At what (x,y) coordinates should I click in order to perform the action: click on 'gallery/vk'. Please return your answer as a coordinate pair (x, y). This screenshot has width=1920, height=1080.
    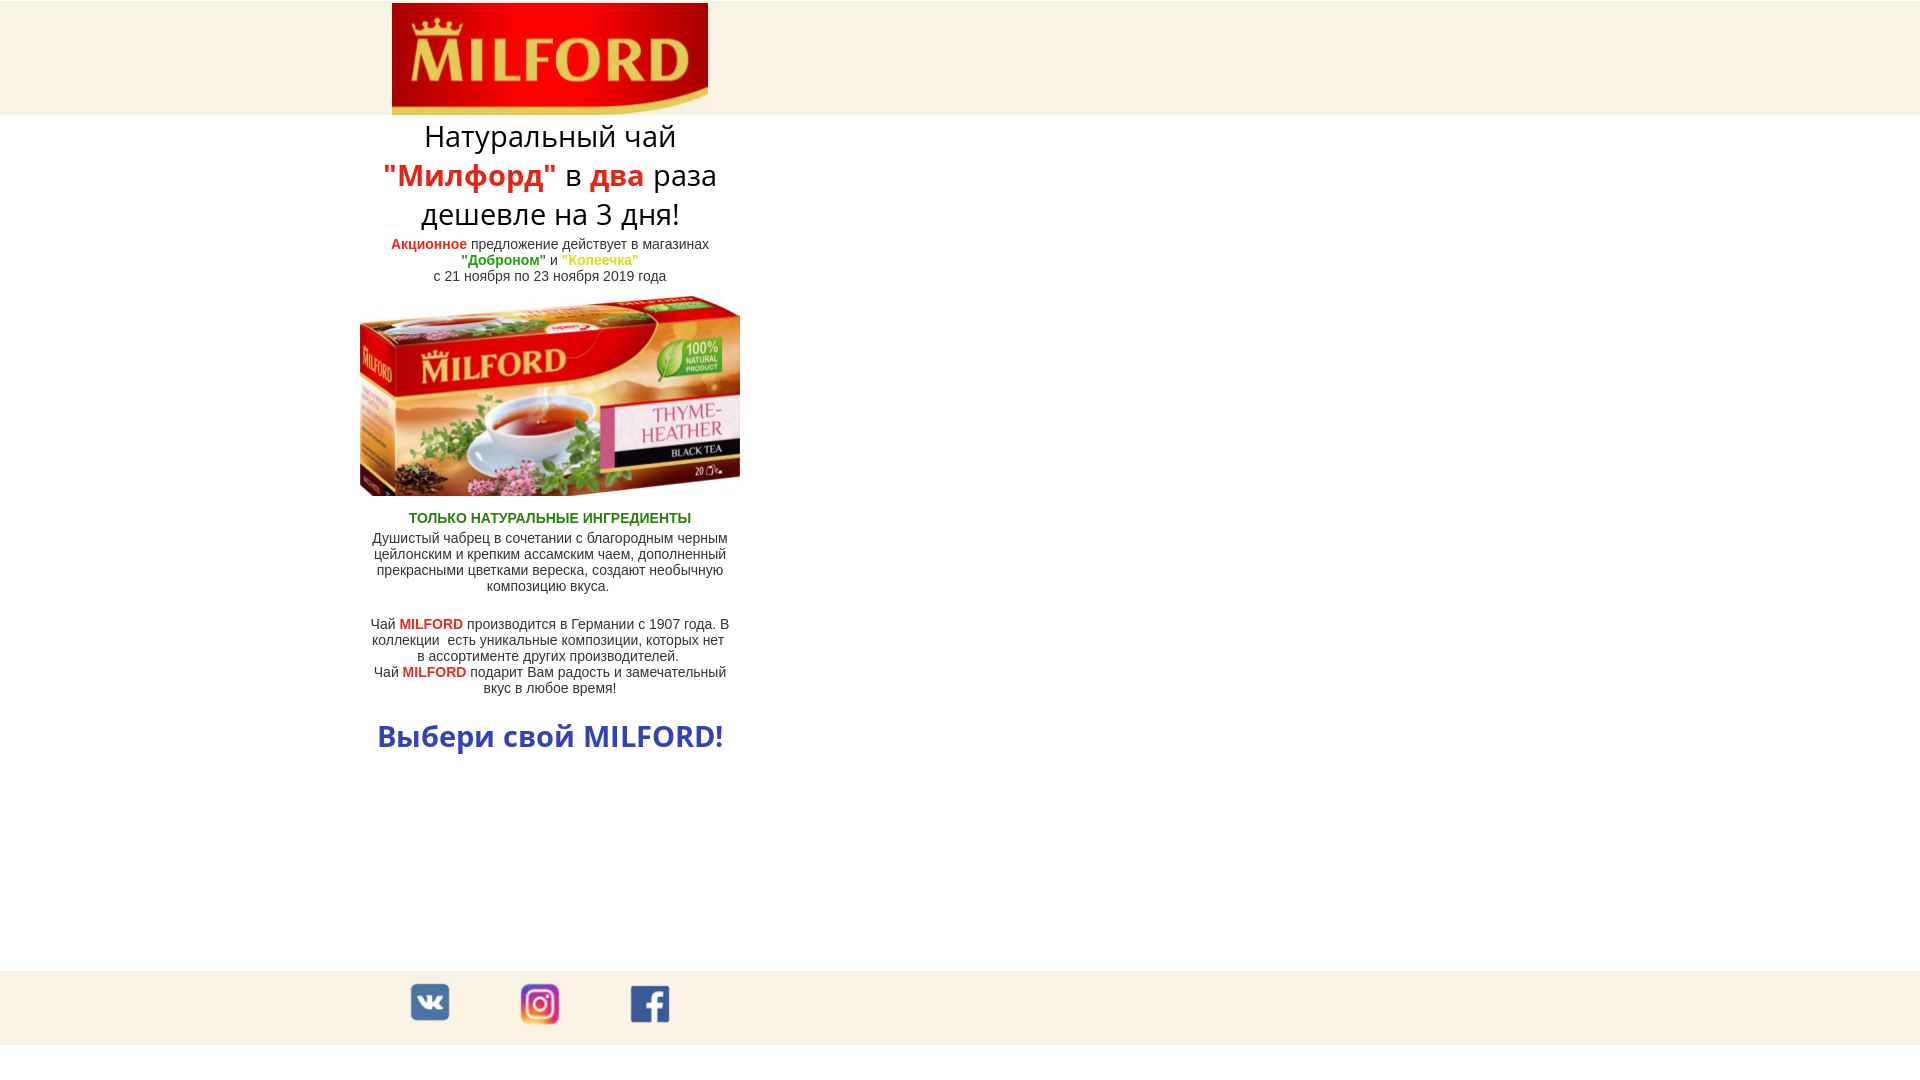
    Looking at the image, I should click on (429, 1002).